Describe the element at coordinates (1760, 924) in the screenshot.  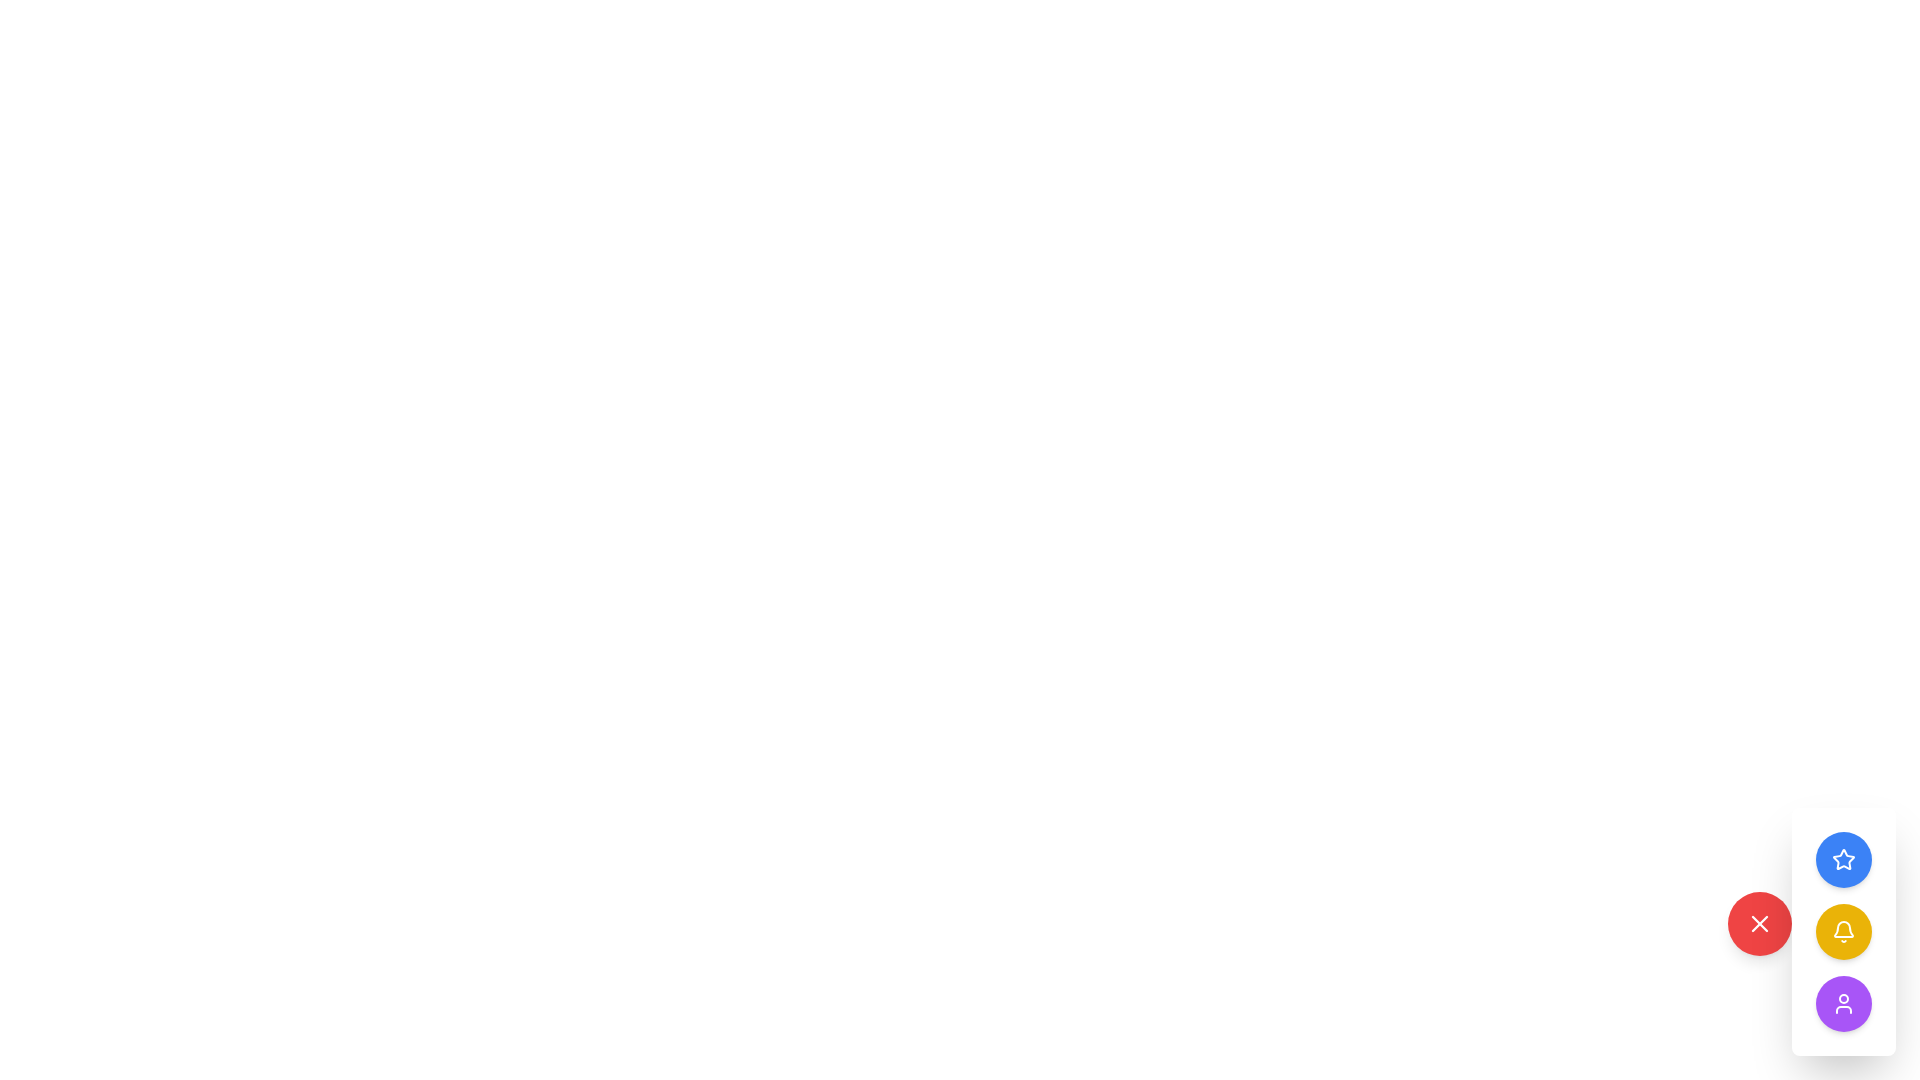
I see `the red circular button with a white 'X' icon` at that location.